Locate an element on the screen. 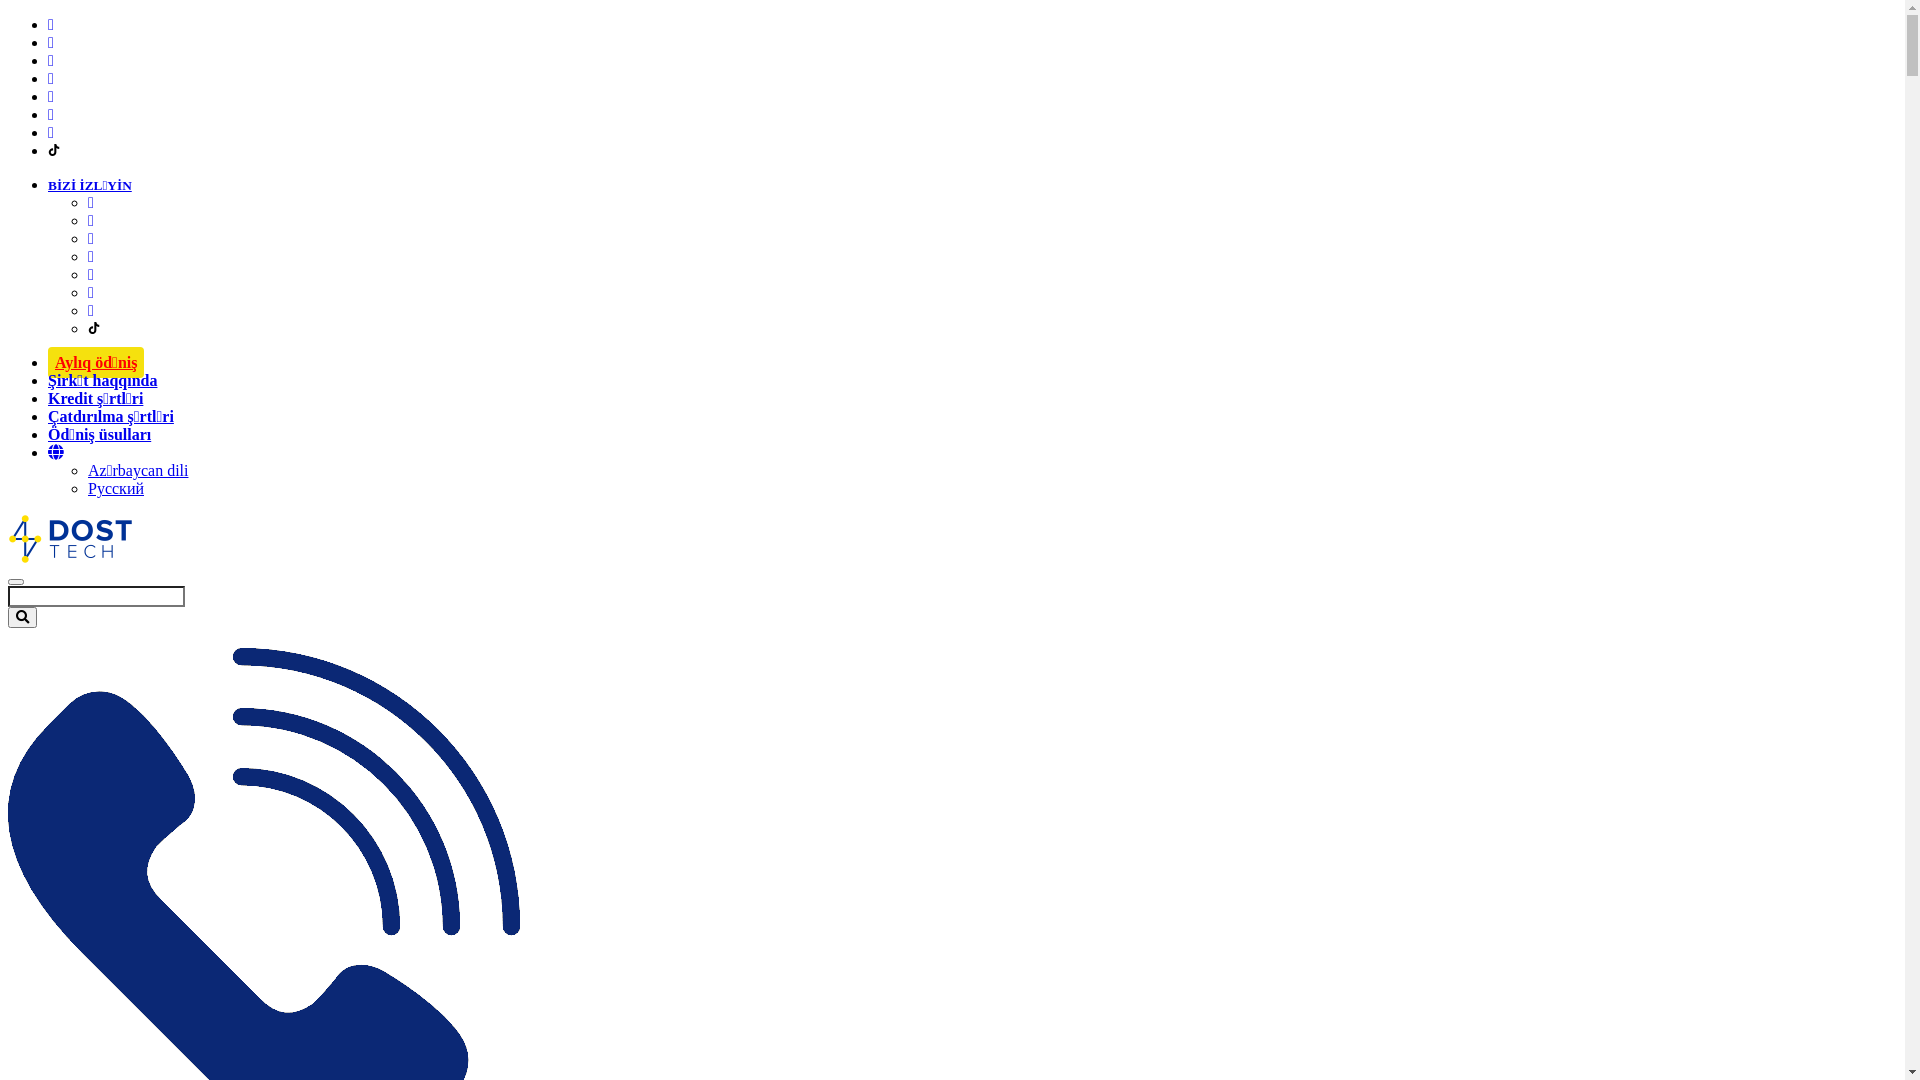 This screenshot has width=1920, height=1080. 'Linkedin' is located at coordinates (51, 59).